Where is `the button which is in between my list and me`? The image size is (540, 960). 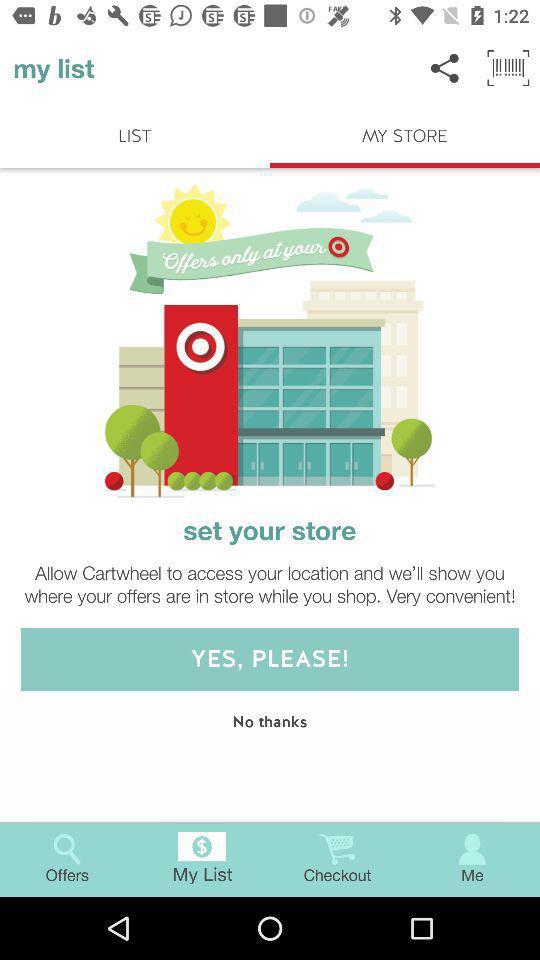
the button which is in between my list and me is located at coordinates (337, 859).